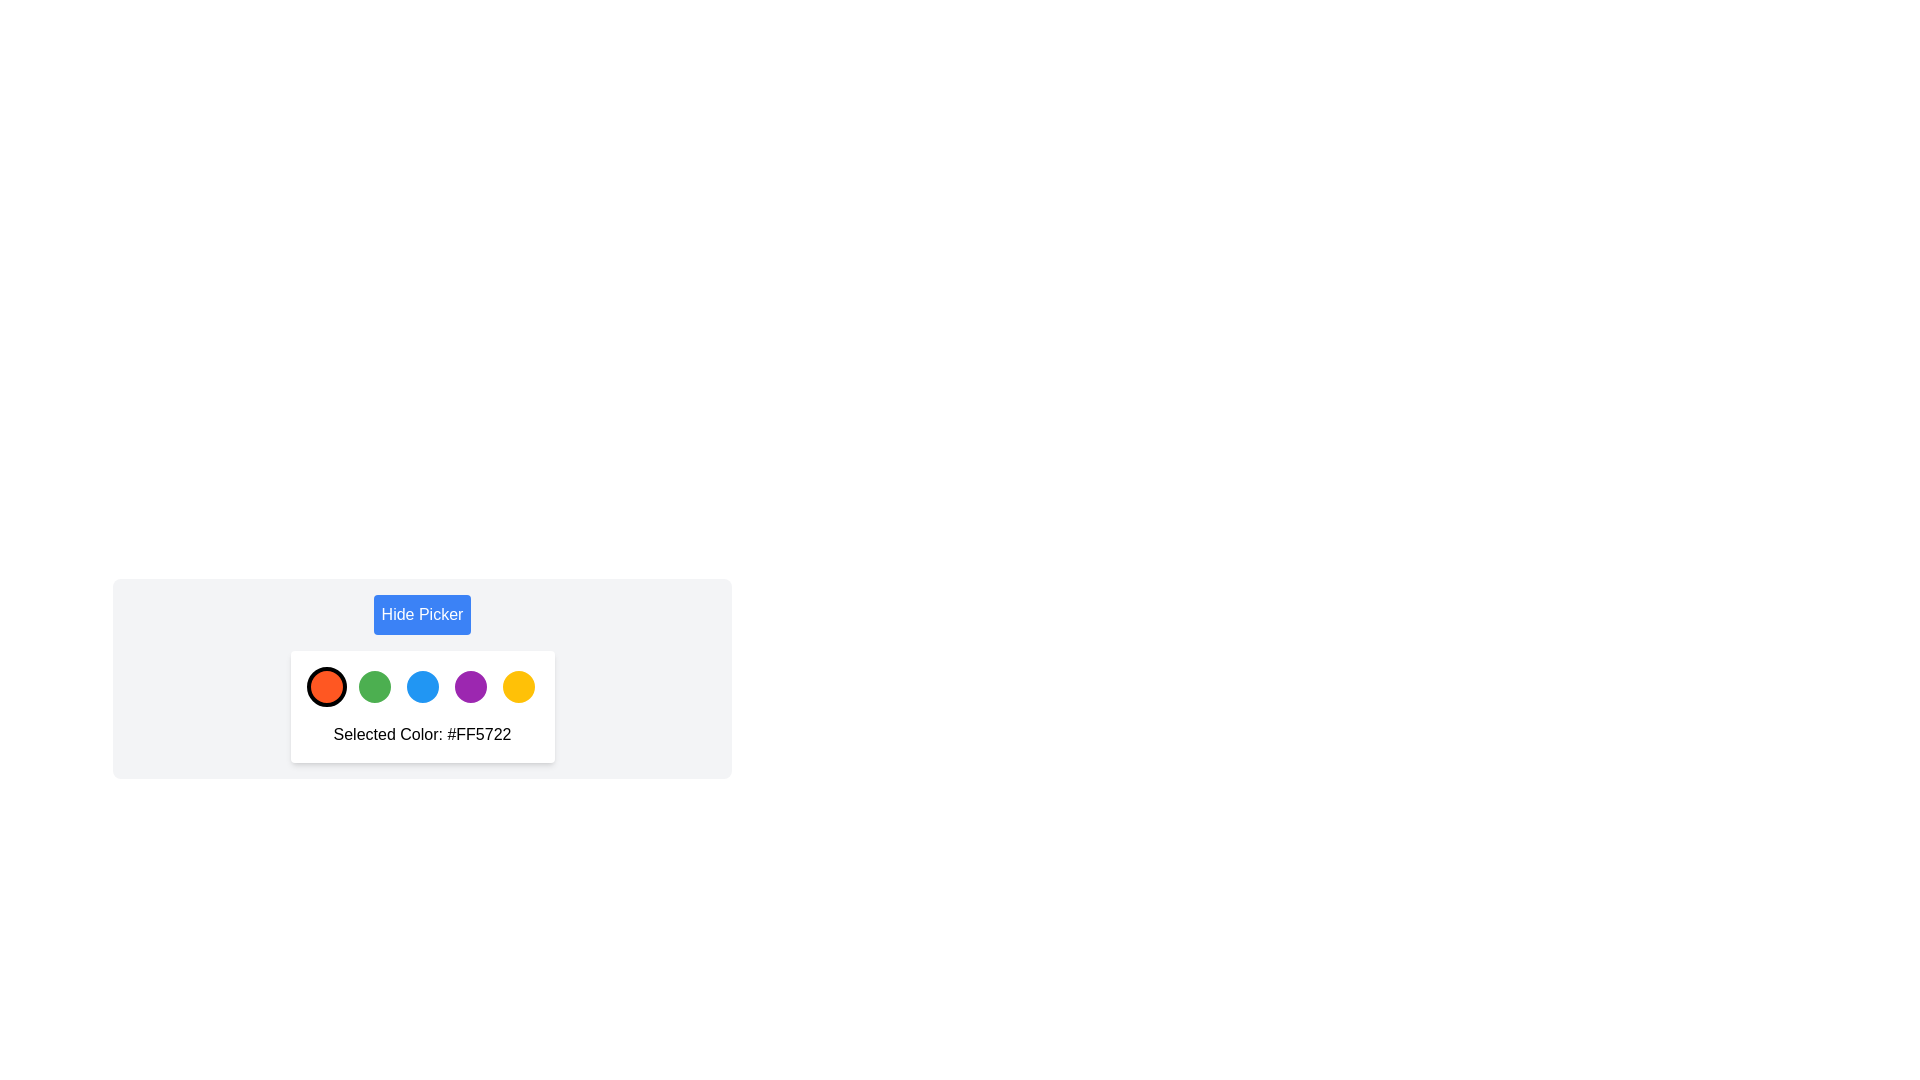 The image size is (1920, 1080). Describe the element at coordinates (518, 685) in the screenshot. I see `the yellow color selection button, which is the fifth circular button in a horizontal row near the bottom of the card` at that location.